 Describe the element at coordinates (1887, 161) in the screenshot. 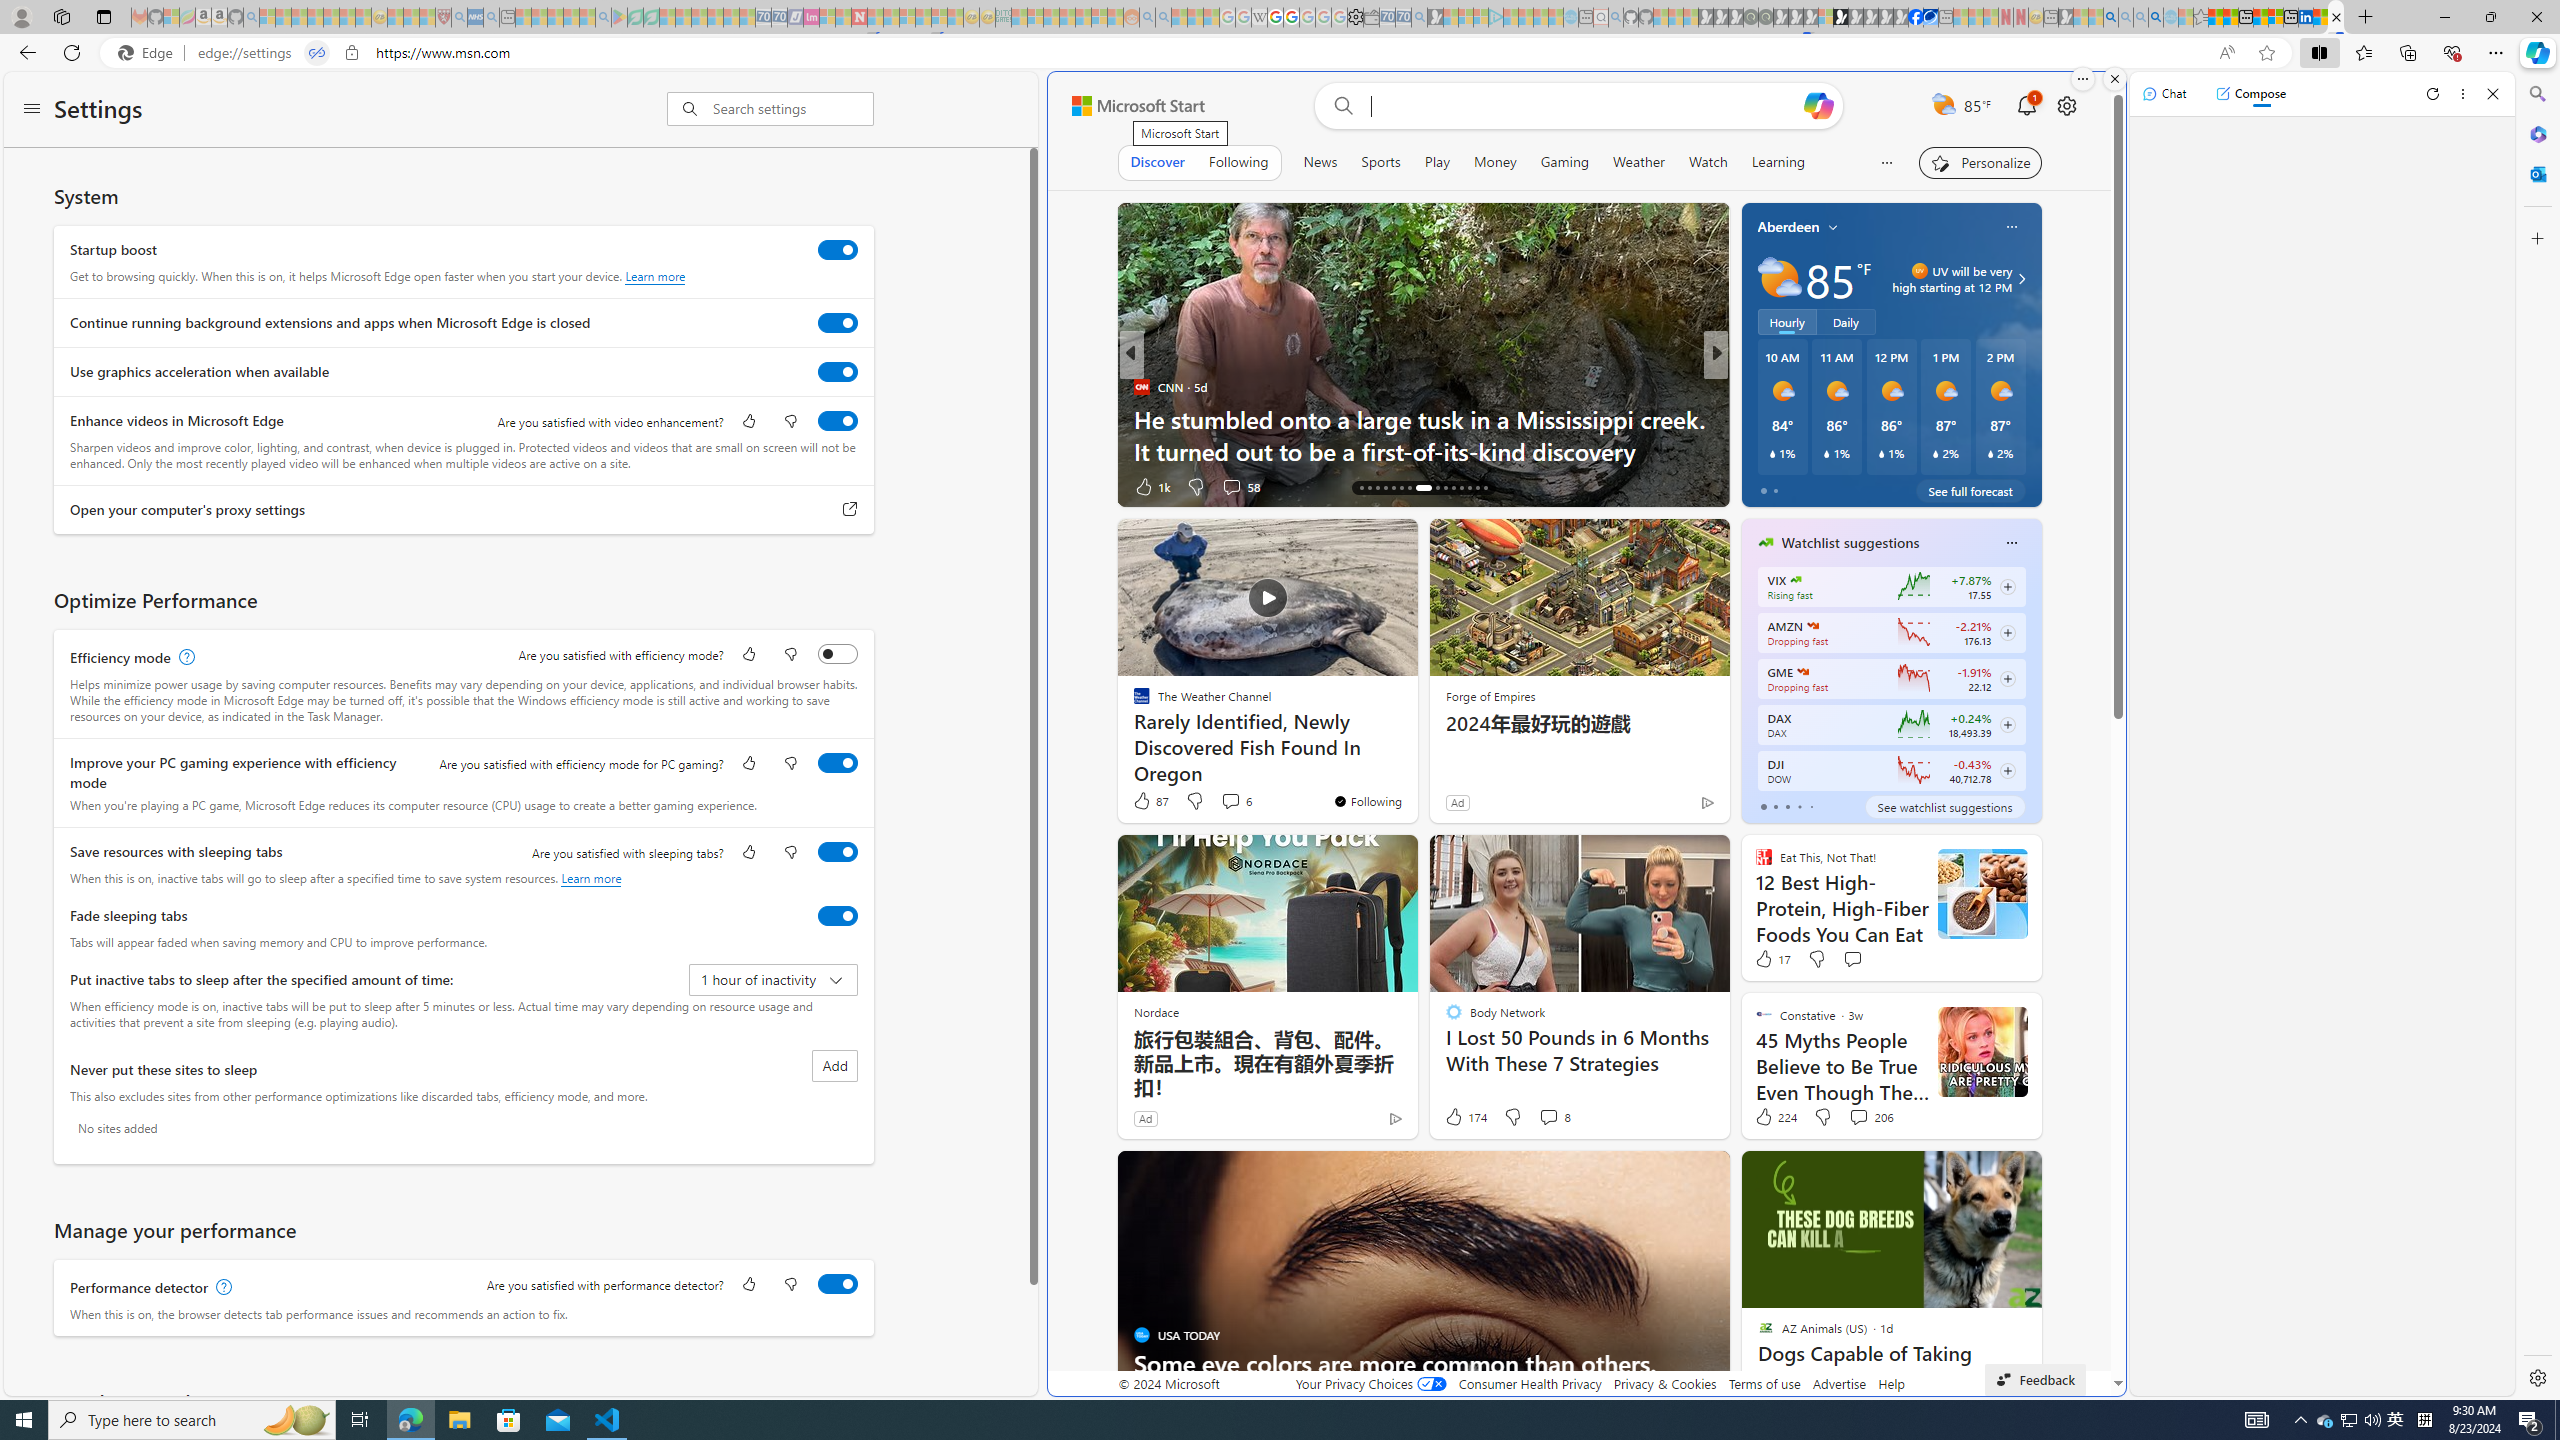

I see `'Show more topics'` at that location.